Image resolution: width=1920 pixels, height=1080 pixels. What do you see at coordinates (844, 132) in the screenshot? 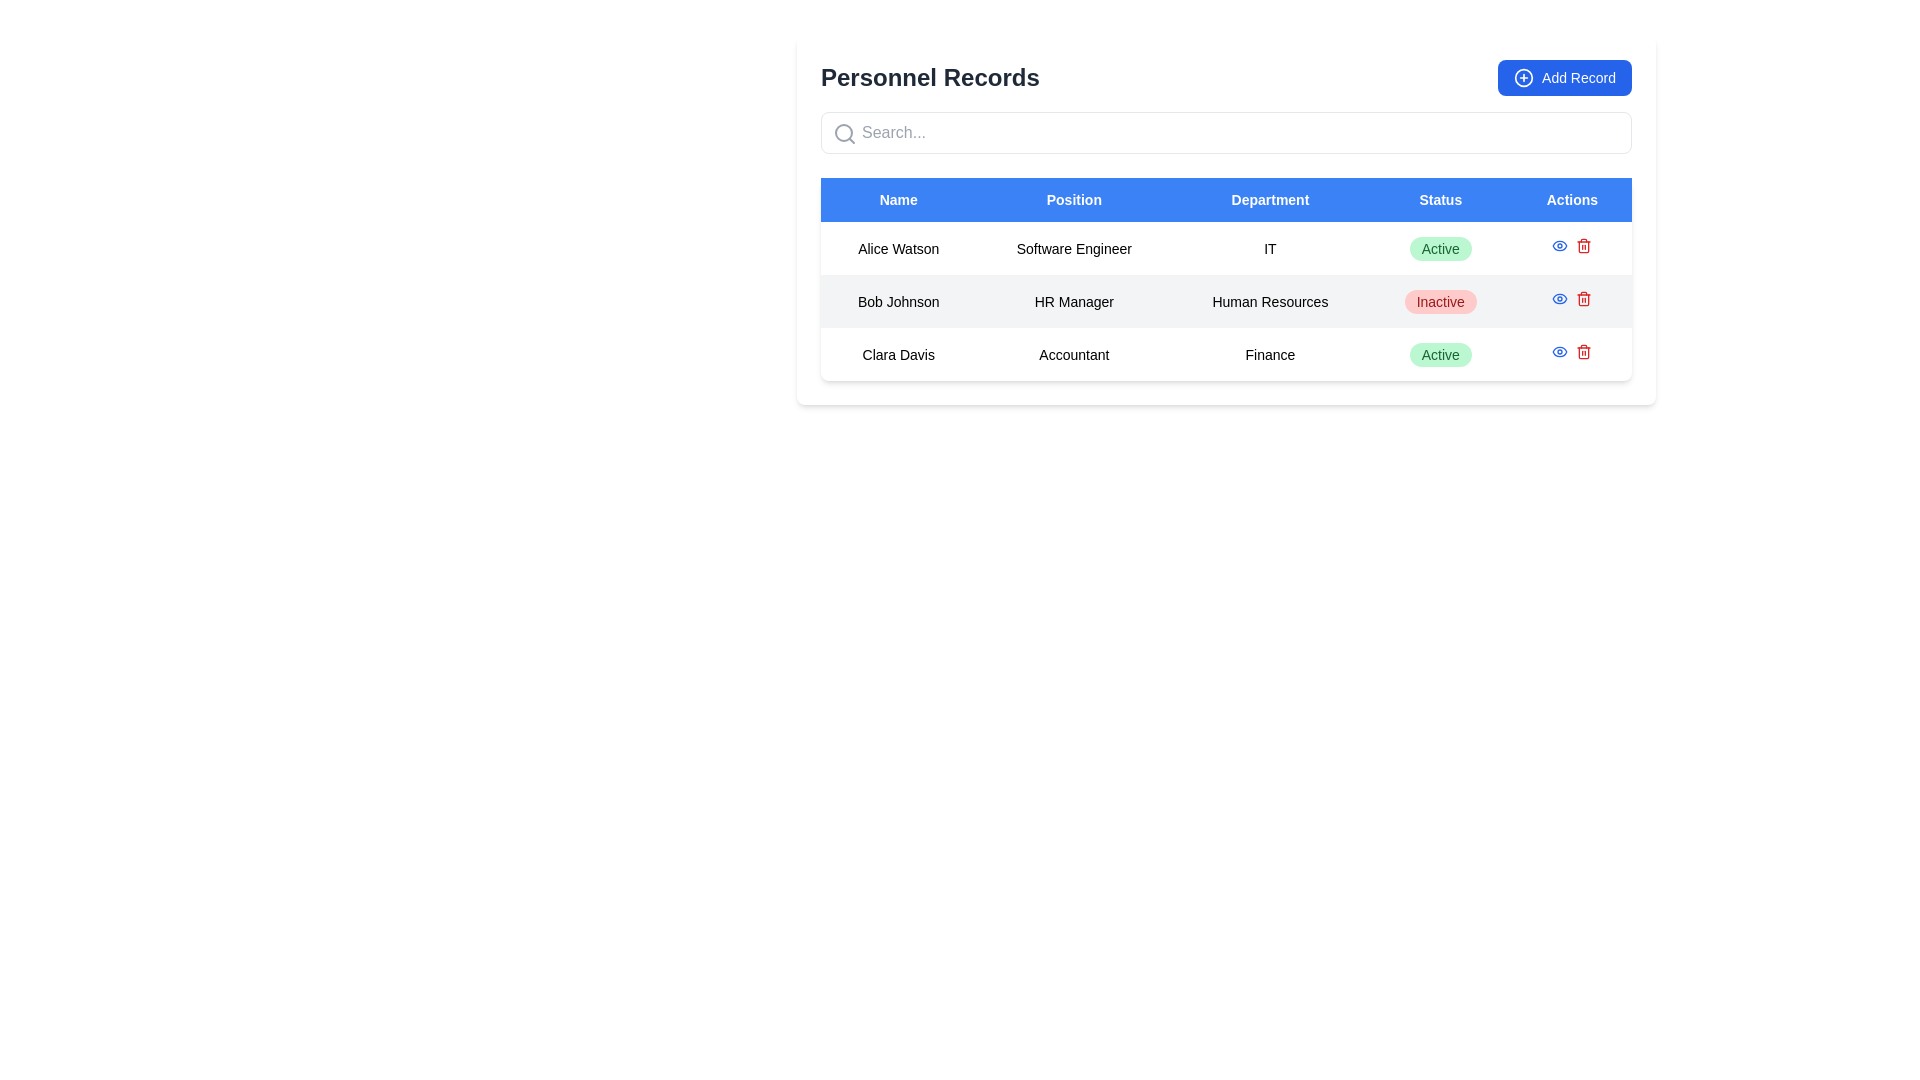
I see `the primary circle component of the magnifying glass icon located in the search bar in the top-left corner of the interface` at bounding box center [844, 132].